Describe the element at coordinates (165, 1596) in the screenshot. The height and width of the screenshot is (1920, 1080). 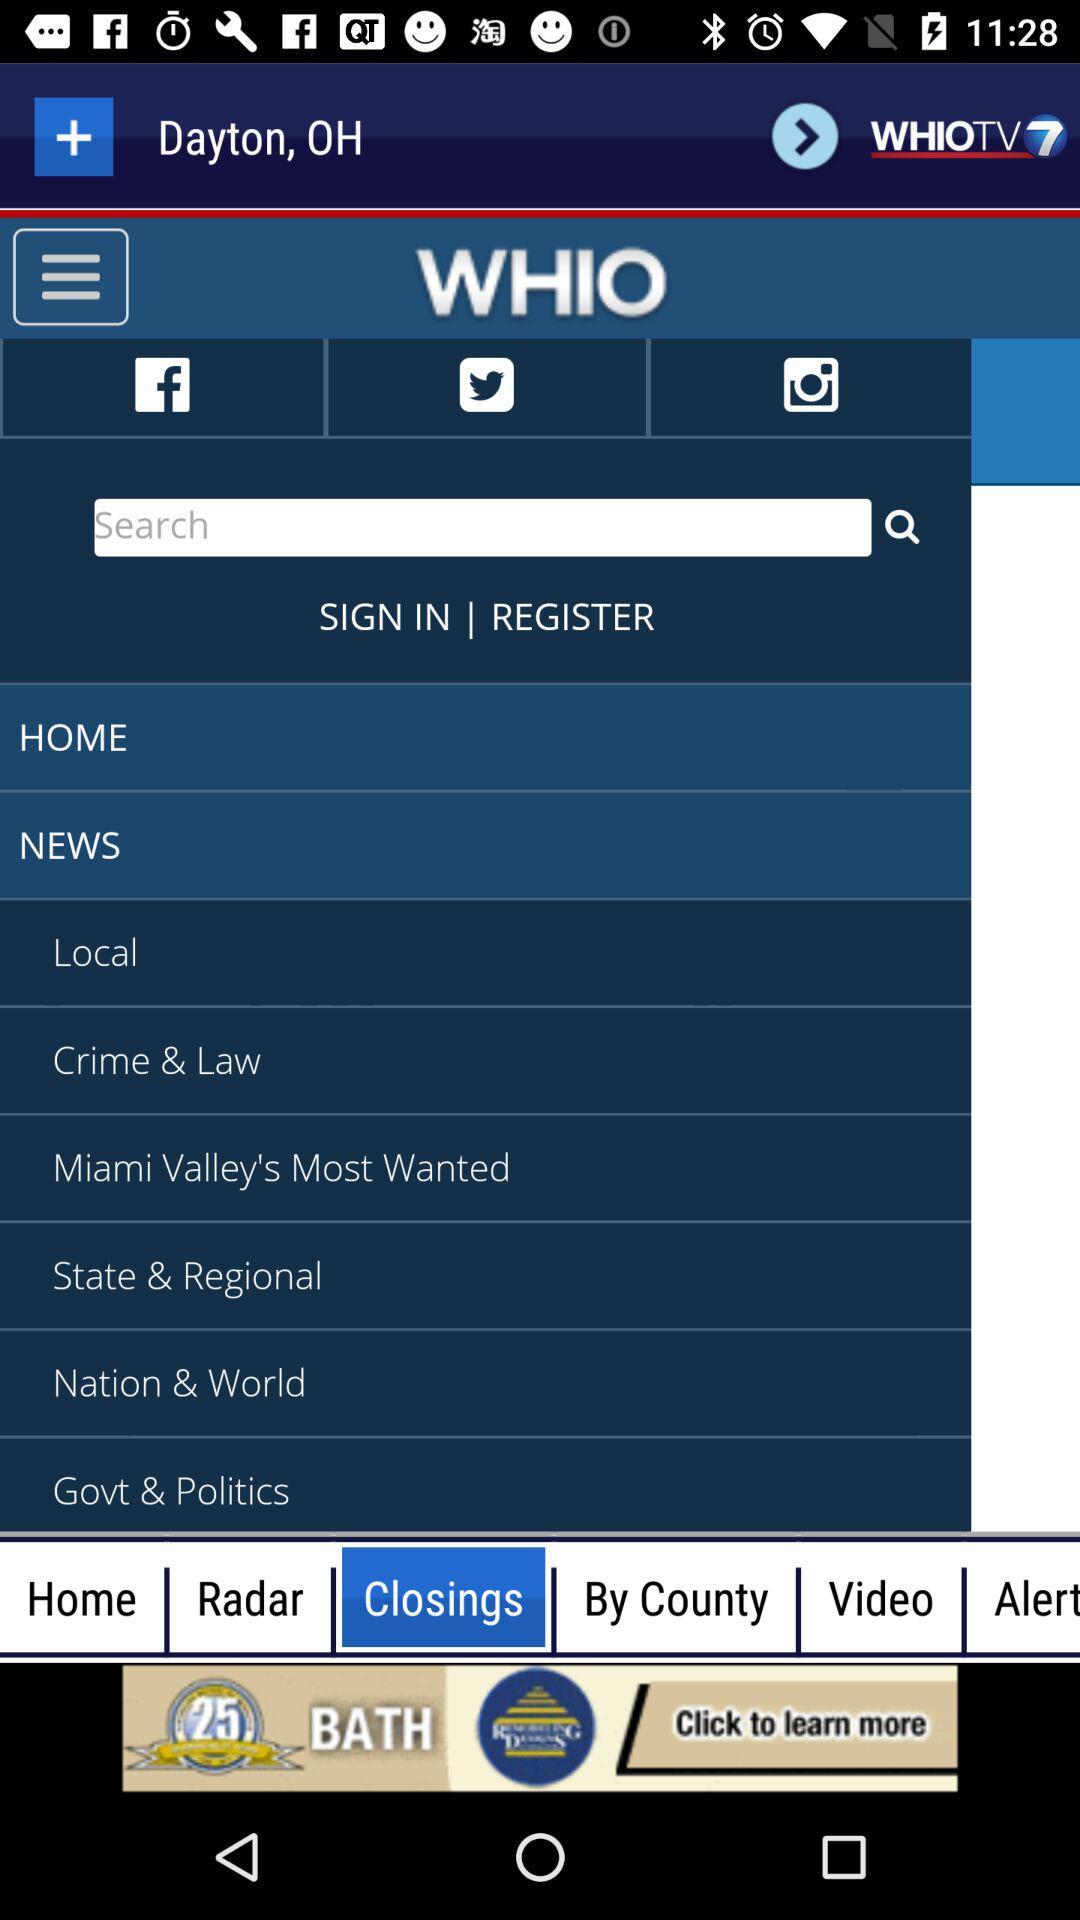
I see `line between home and radar option` at that location.